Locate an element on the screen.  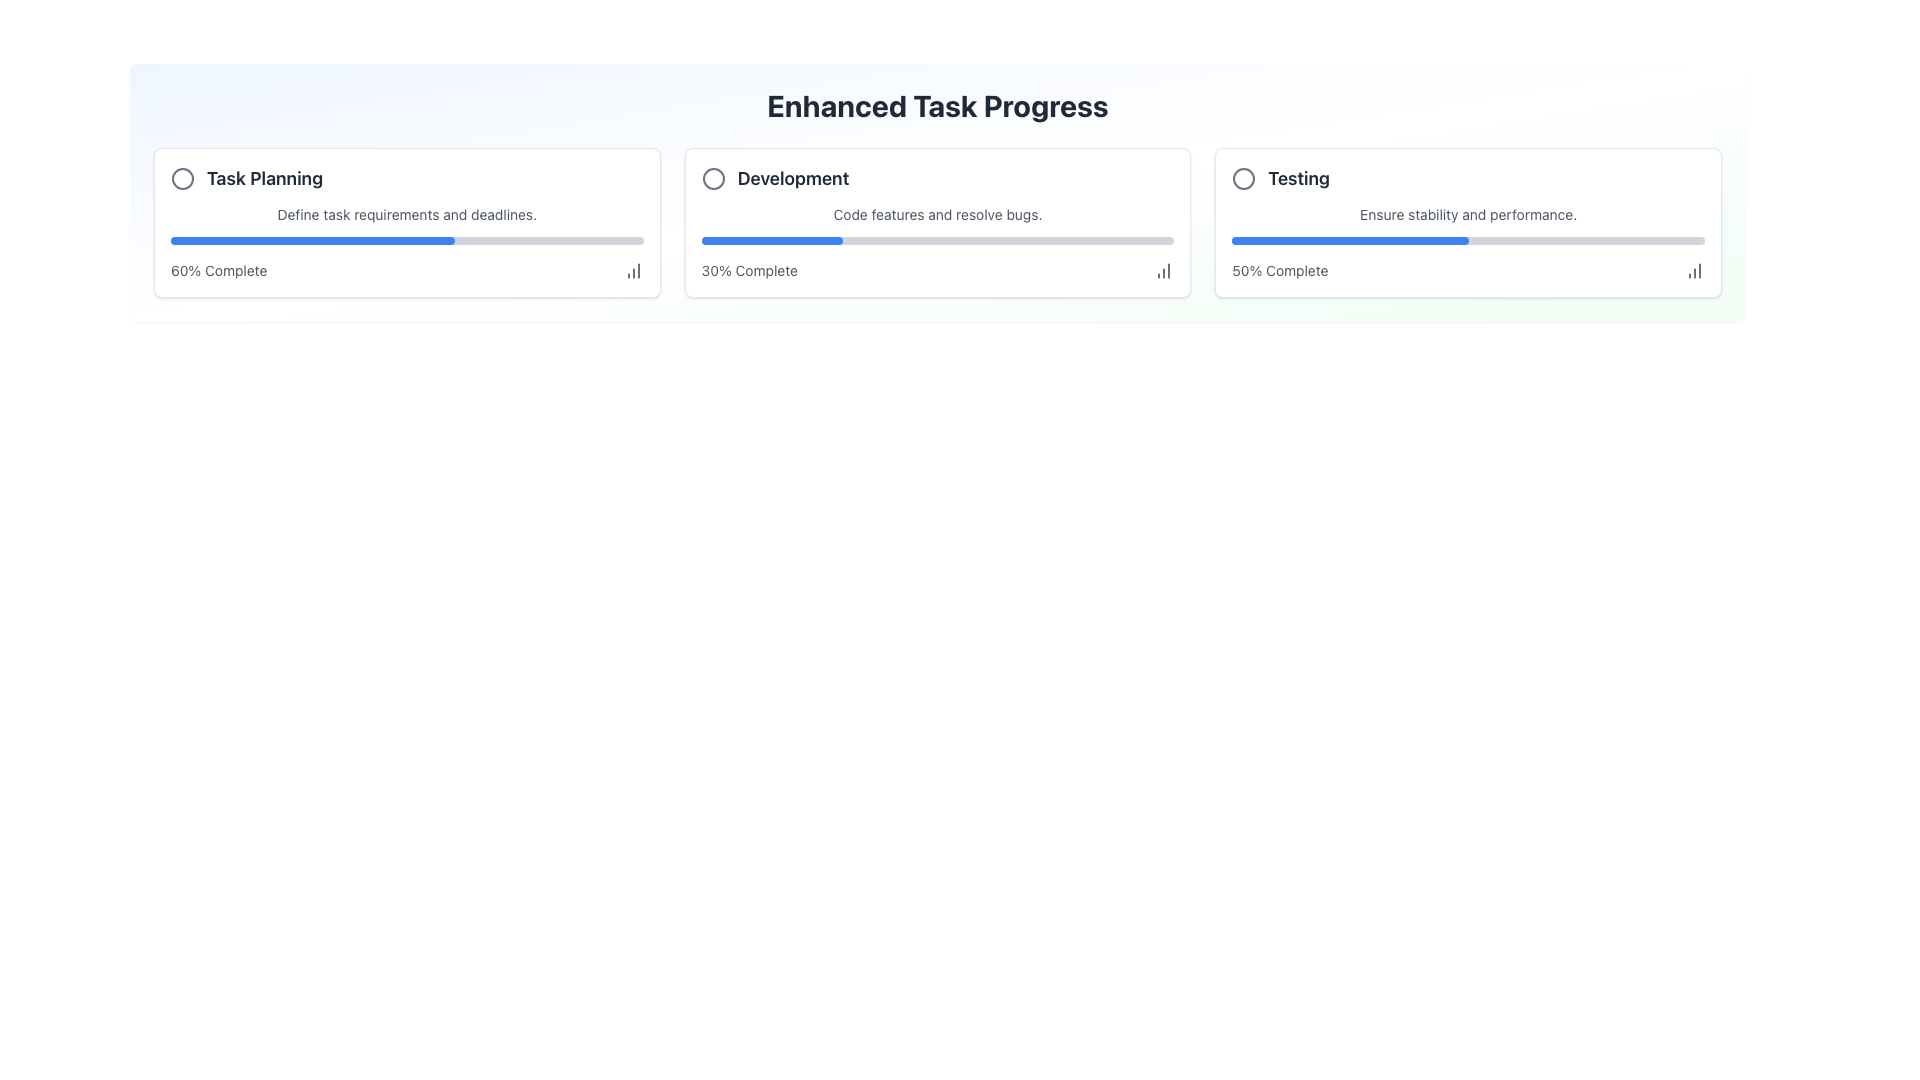
the horizontal progress bar located under the text 'Code features and resolve bugs' in the 'Development' card, which is styled with a light gray background and has a blue-filled segment indicating 30% progress is located at coordinates (936, 239).